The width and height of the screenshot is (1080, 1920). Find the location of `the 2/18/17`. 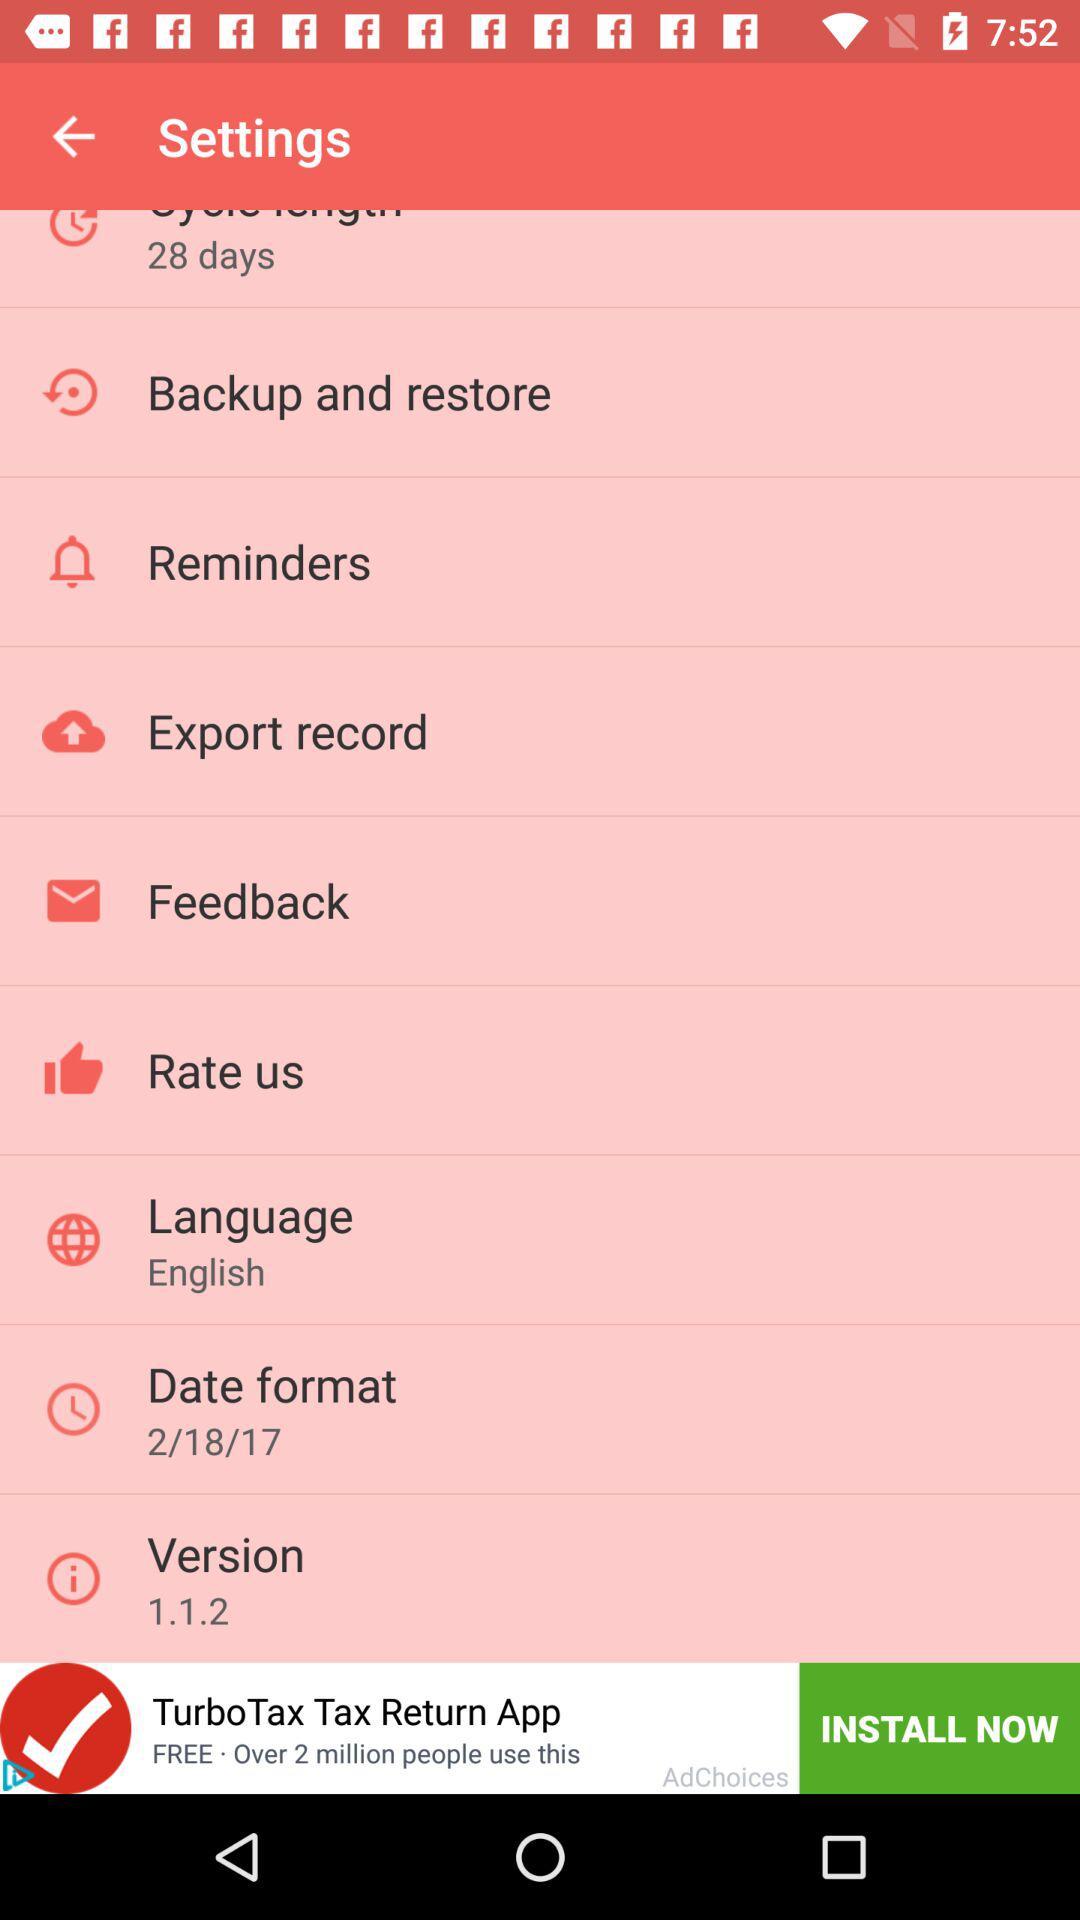

the 2/18/17 is located at coordinates (214, 1440).